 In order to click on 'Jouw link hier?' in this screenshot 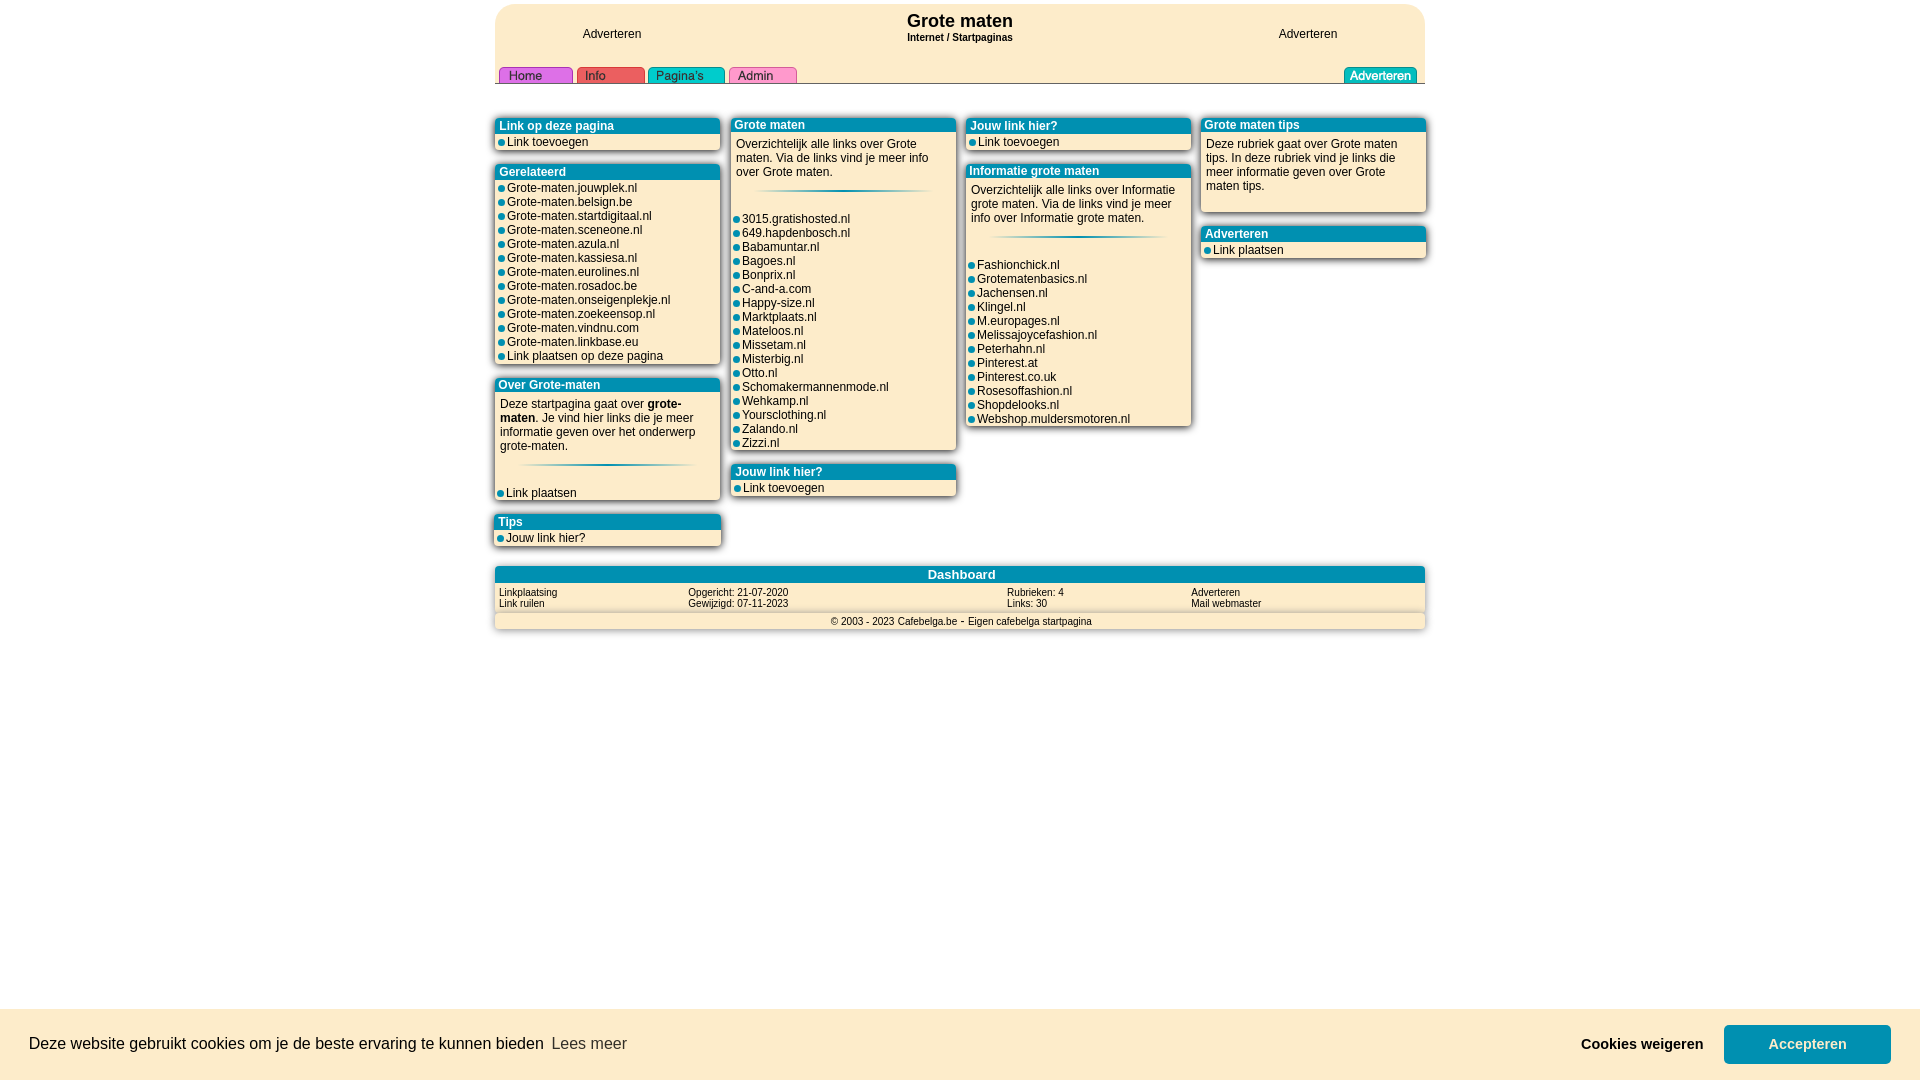, I will do `click(545, 536)`.